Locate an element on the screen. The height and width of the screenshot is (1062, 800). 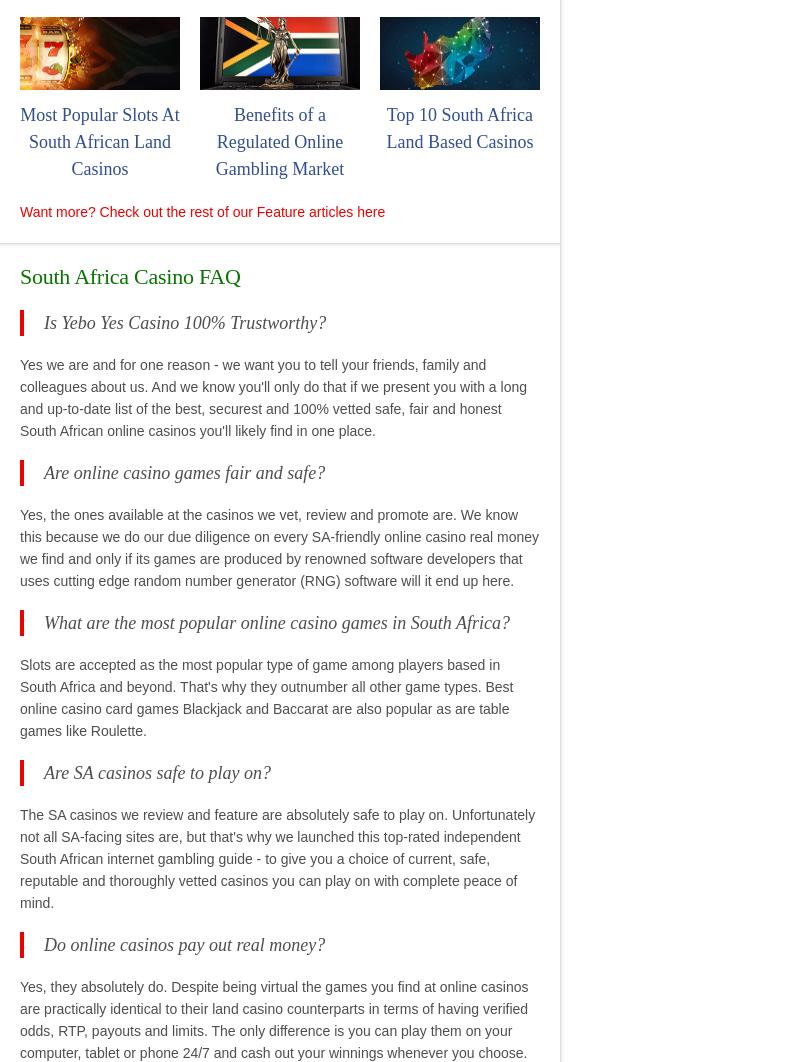
'Is Yebo Yes Casino 100% Trustworthy?' is located at coordinates (183, 320).